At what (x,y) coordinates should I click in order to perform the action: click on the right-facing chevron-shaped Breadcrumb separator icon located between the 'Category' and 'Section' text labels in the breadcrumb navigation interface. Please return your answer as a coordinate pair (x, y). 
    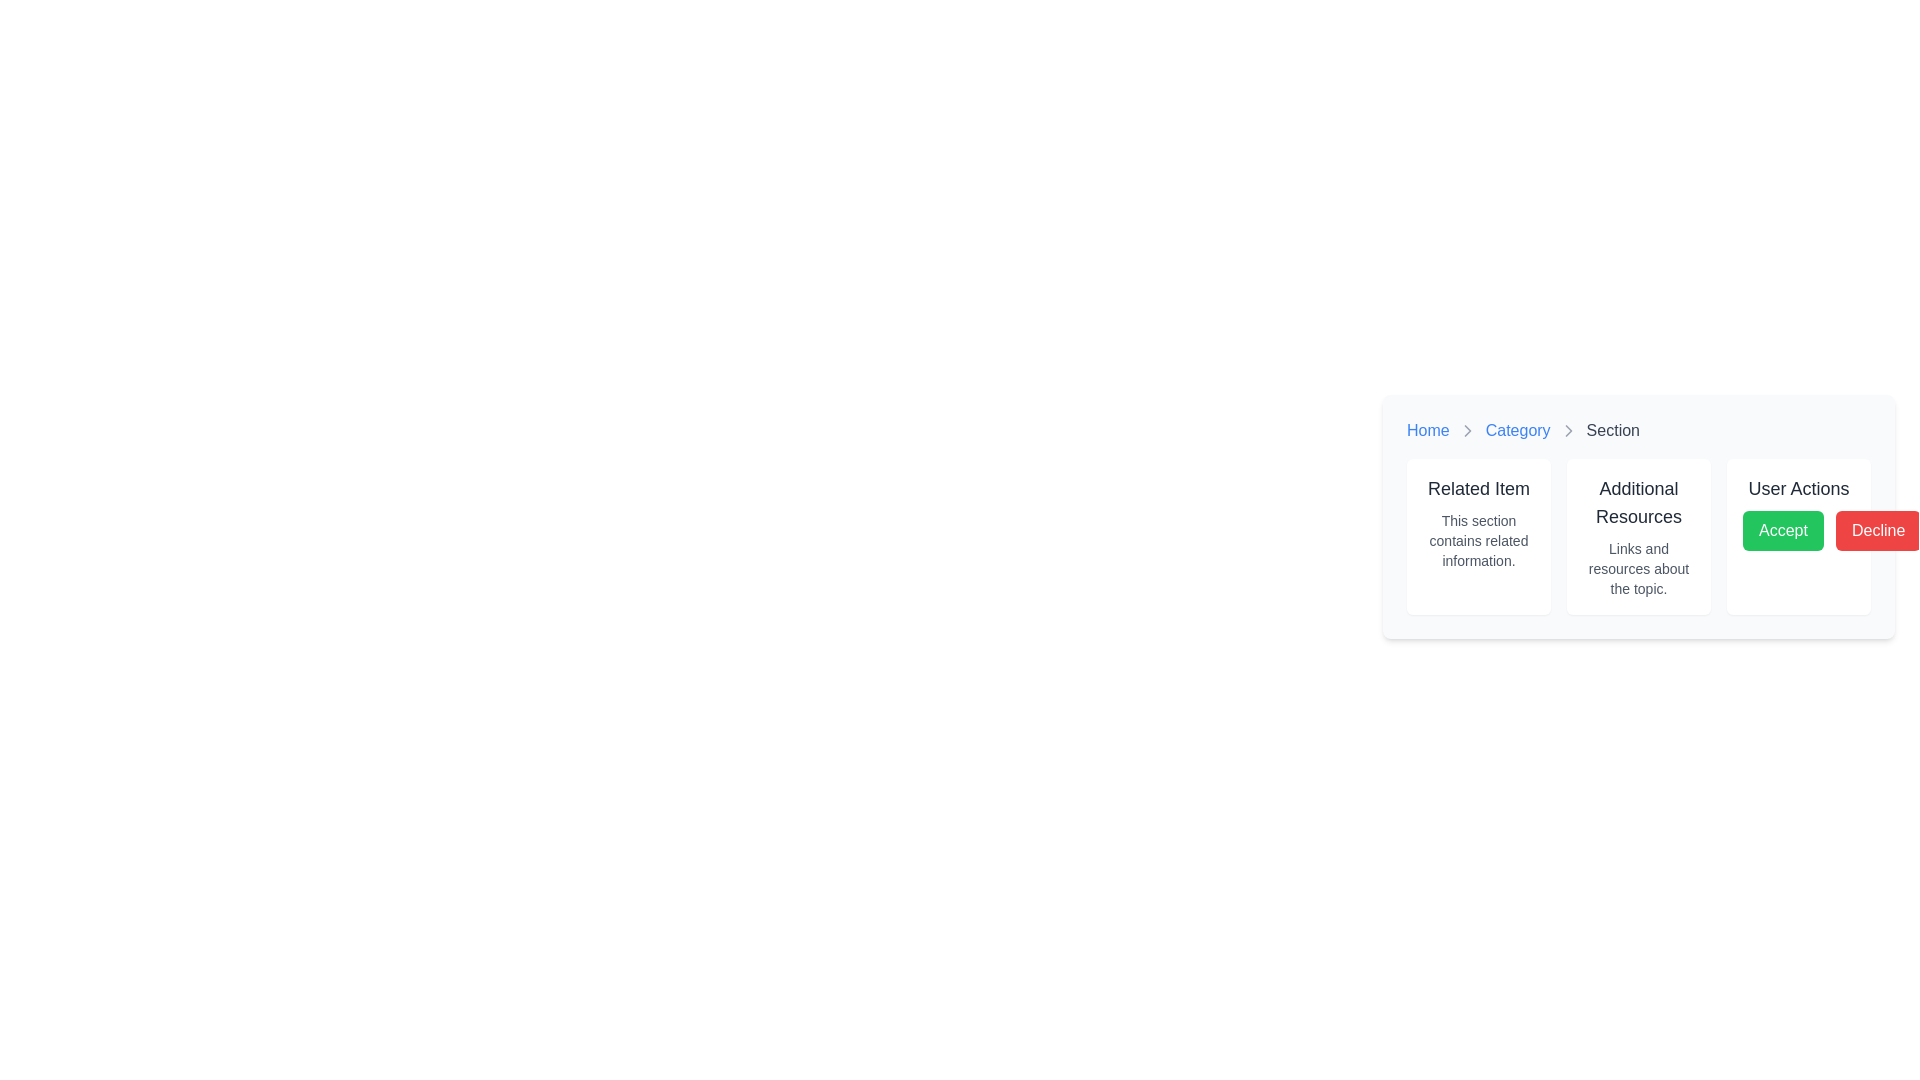
    Looking at the image, I should click on (1467, 430).